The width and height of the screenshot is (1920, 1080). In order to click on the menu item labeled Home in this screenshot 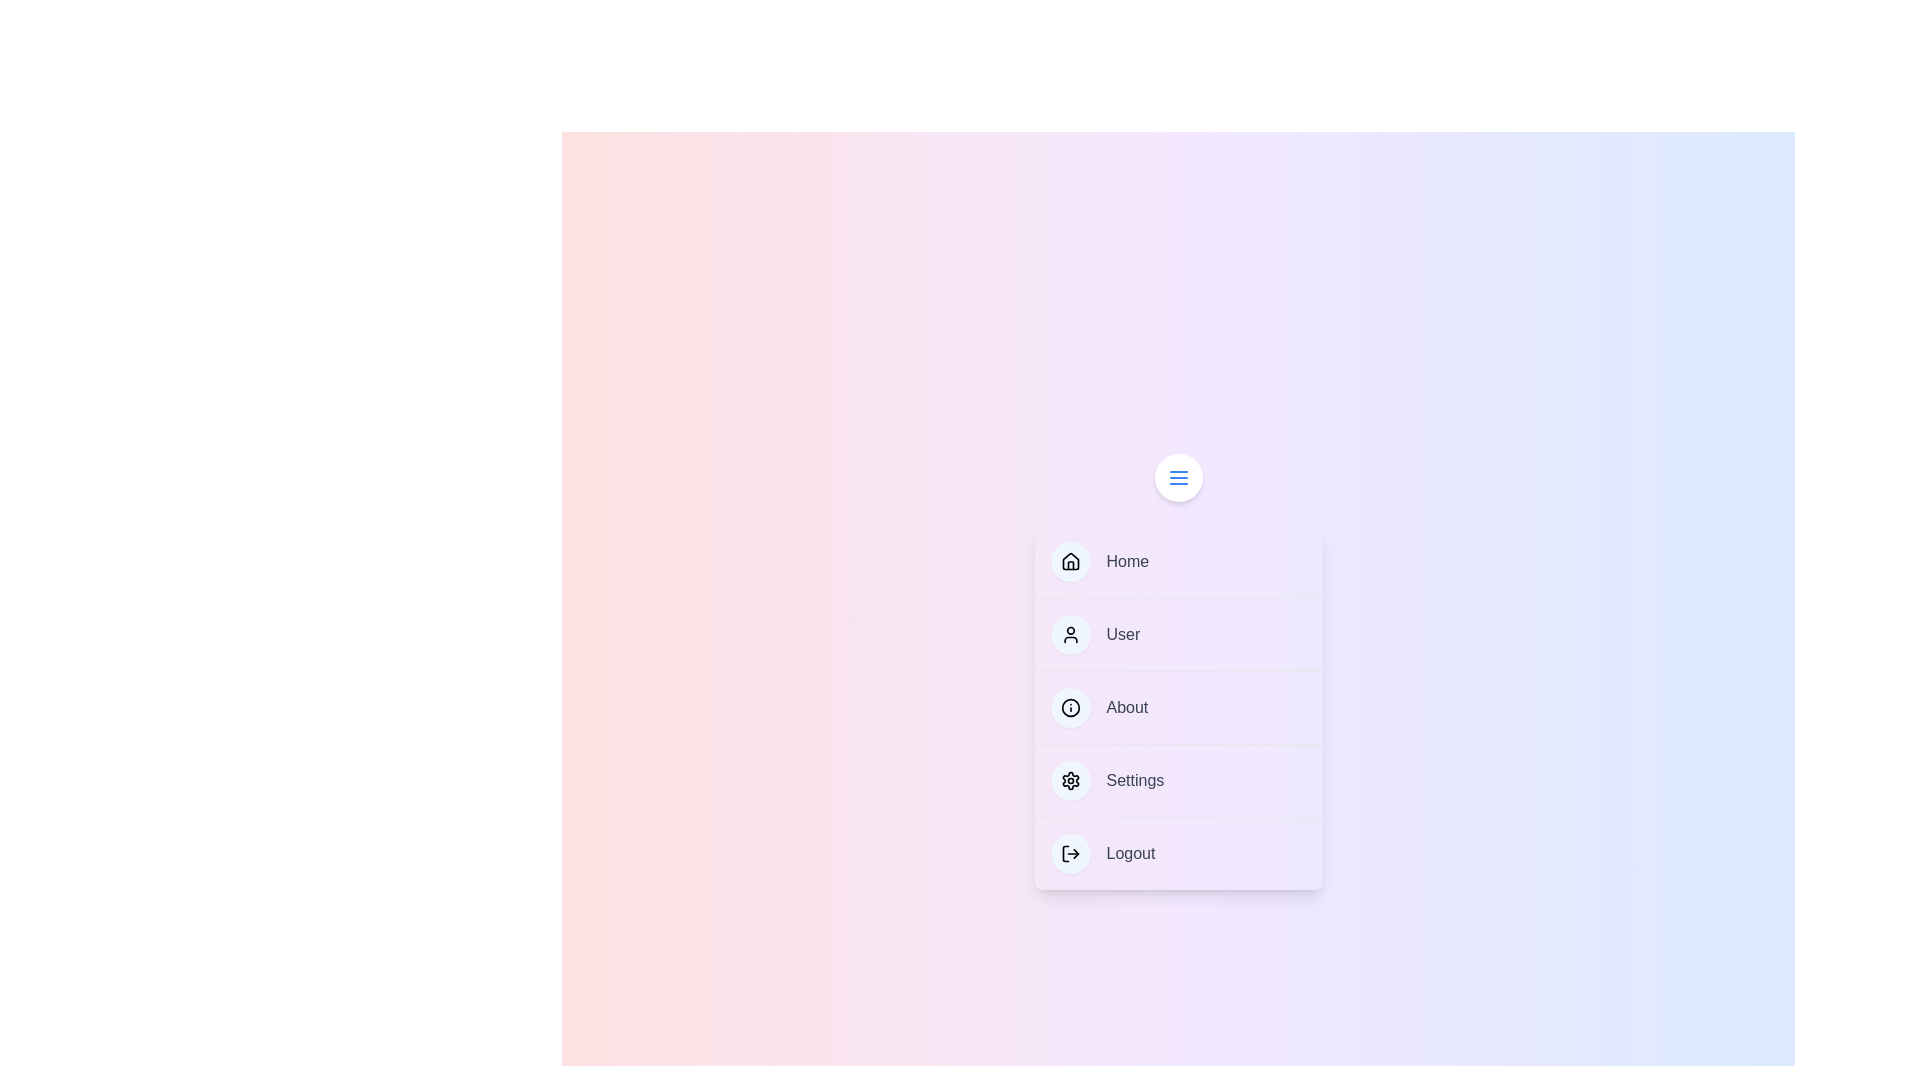, I will do `click(1178, 562)`.